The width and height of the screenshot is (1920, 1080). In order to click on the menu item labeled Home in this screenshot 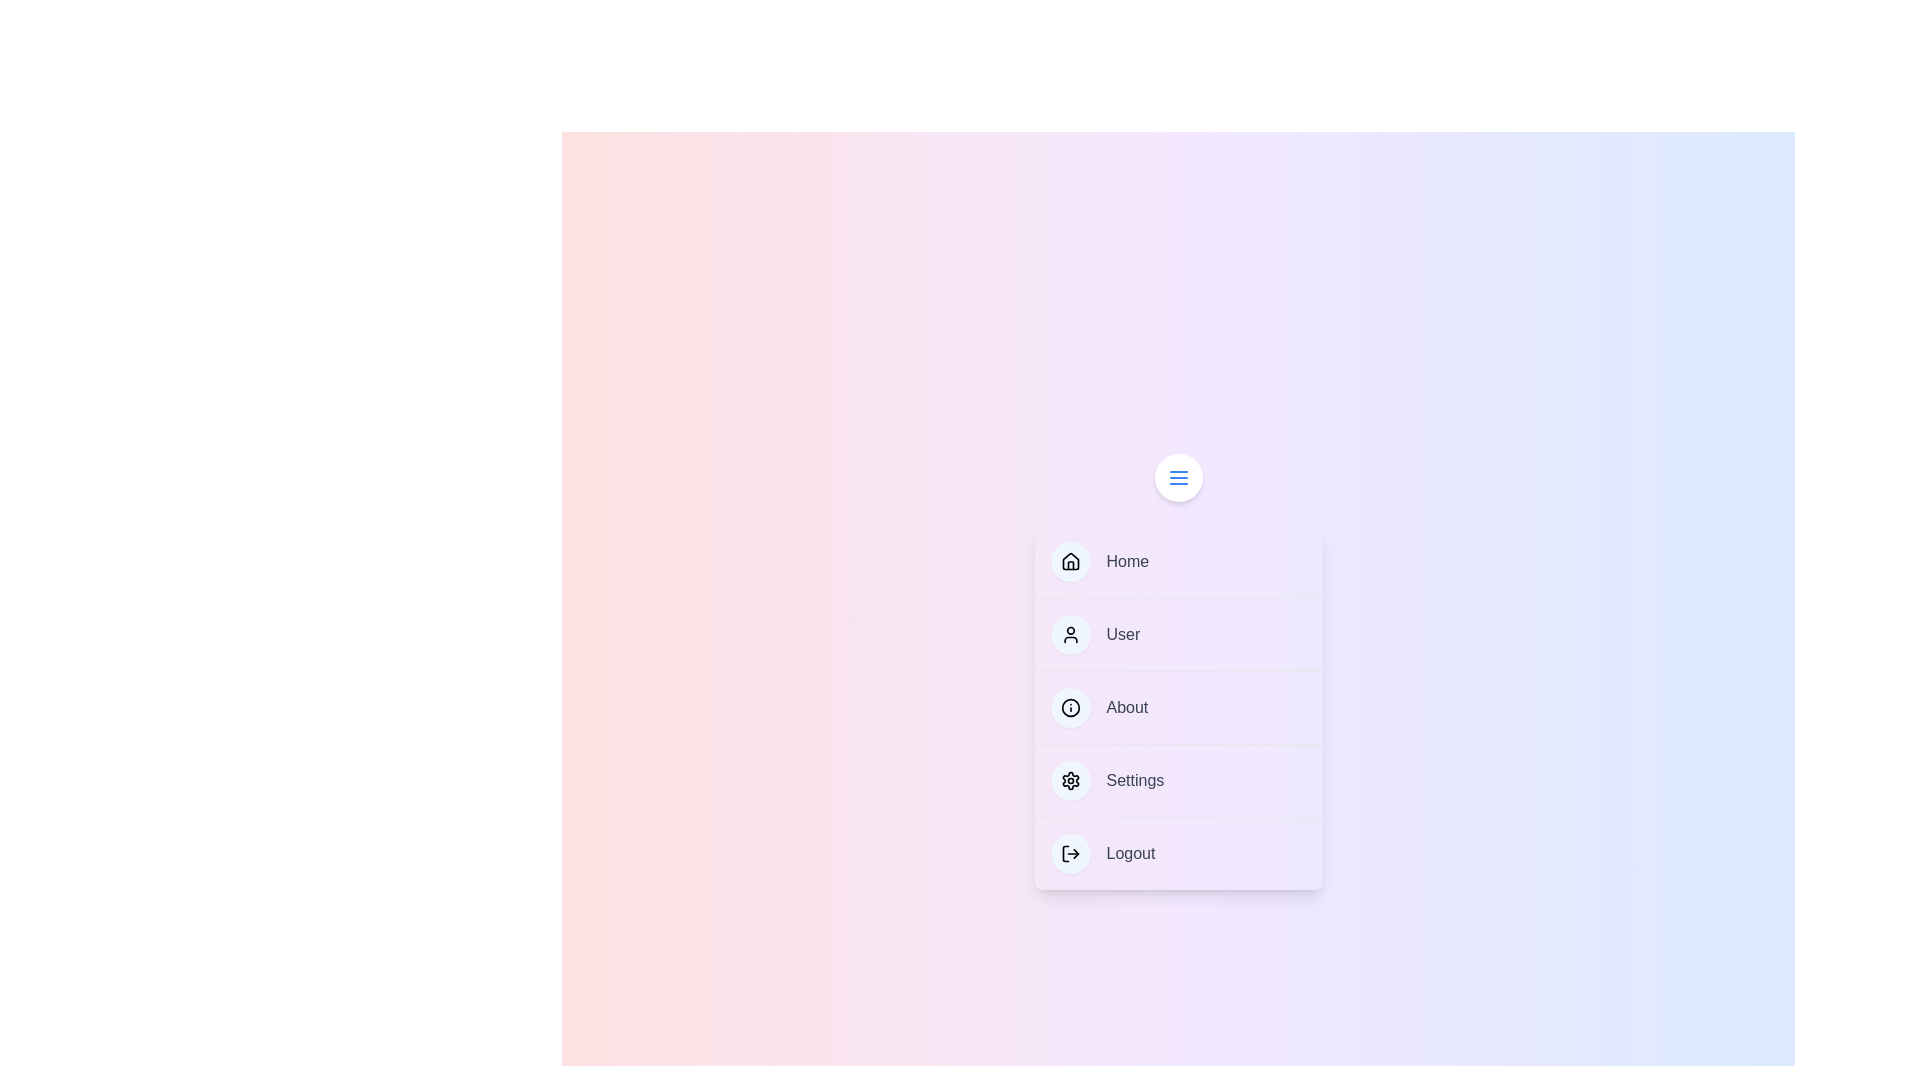, I will do `click(1178, 562)`.